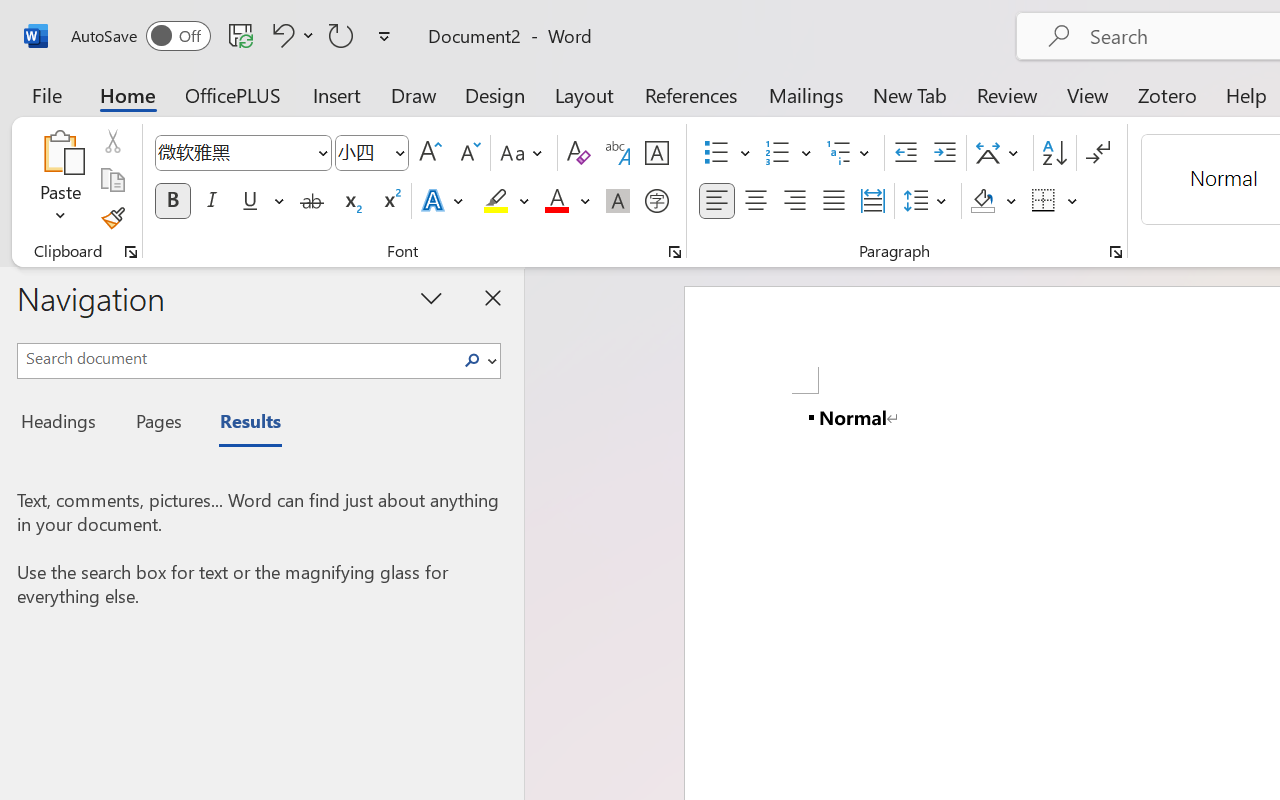 The height and width of the screenshot is (800, 1280). I want to click on 'View', so click(1087, 94).